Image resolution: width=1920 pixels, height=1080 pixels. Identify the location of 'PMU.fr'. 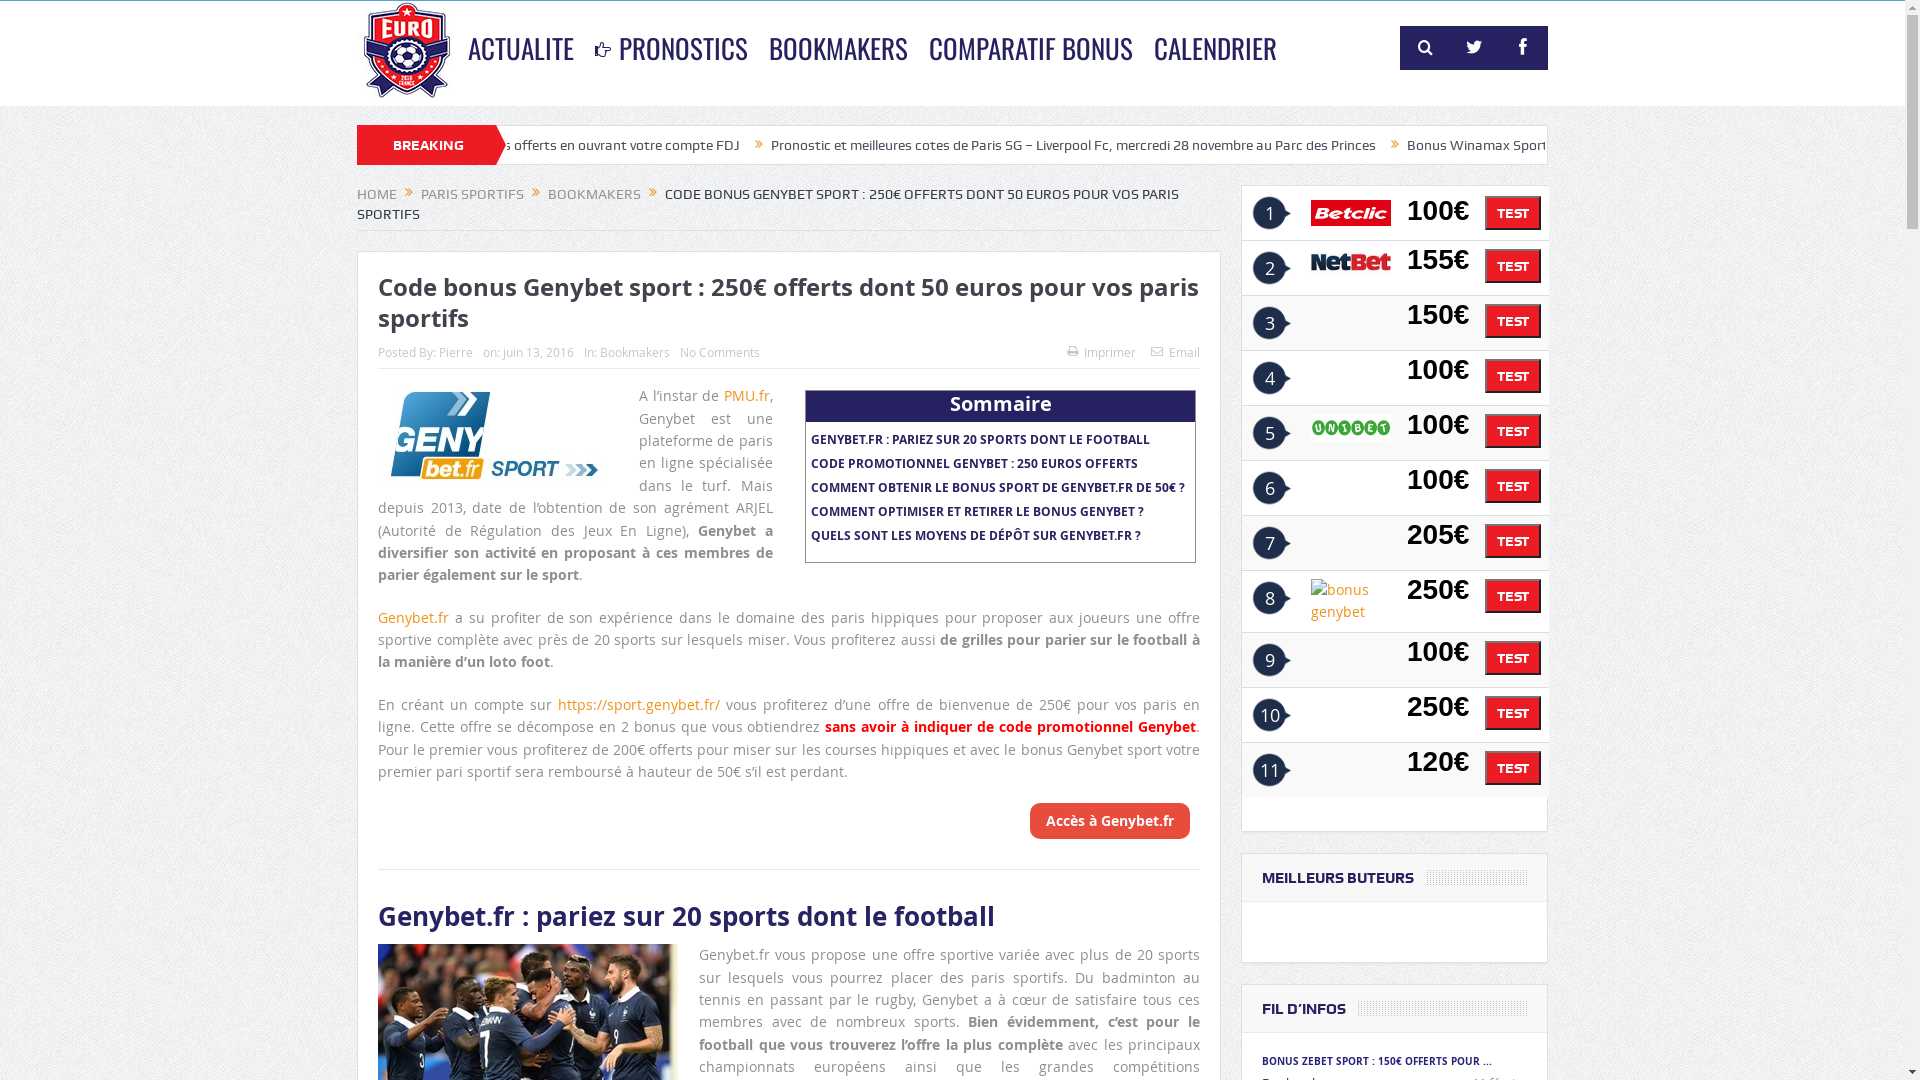
(746, 395).